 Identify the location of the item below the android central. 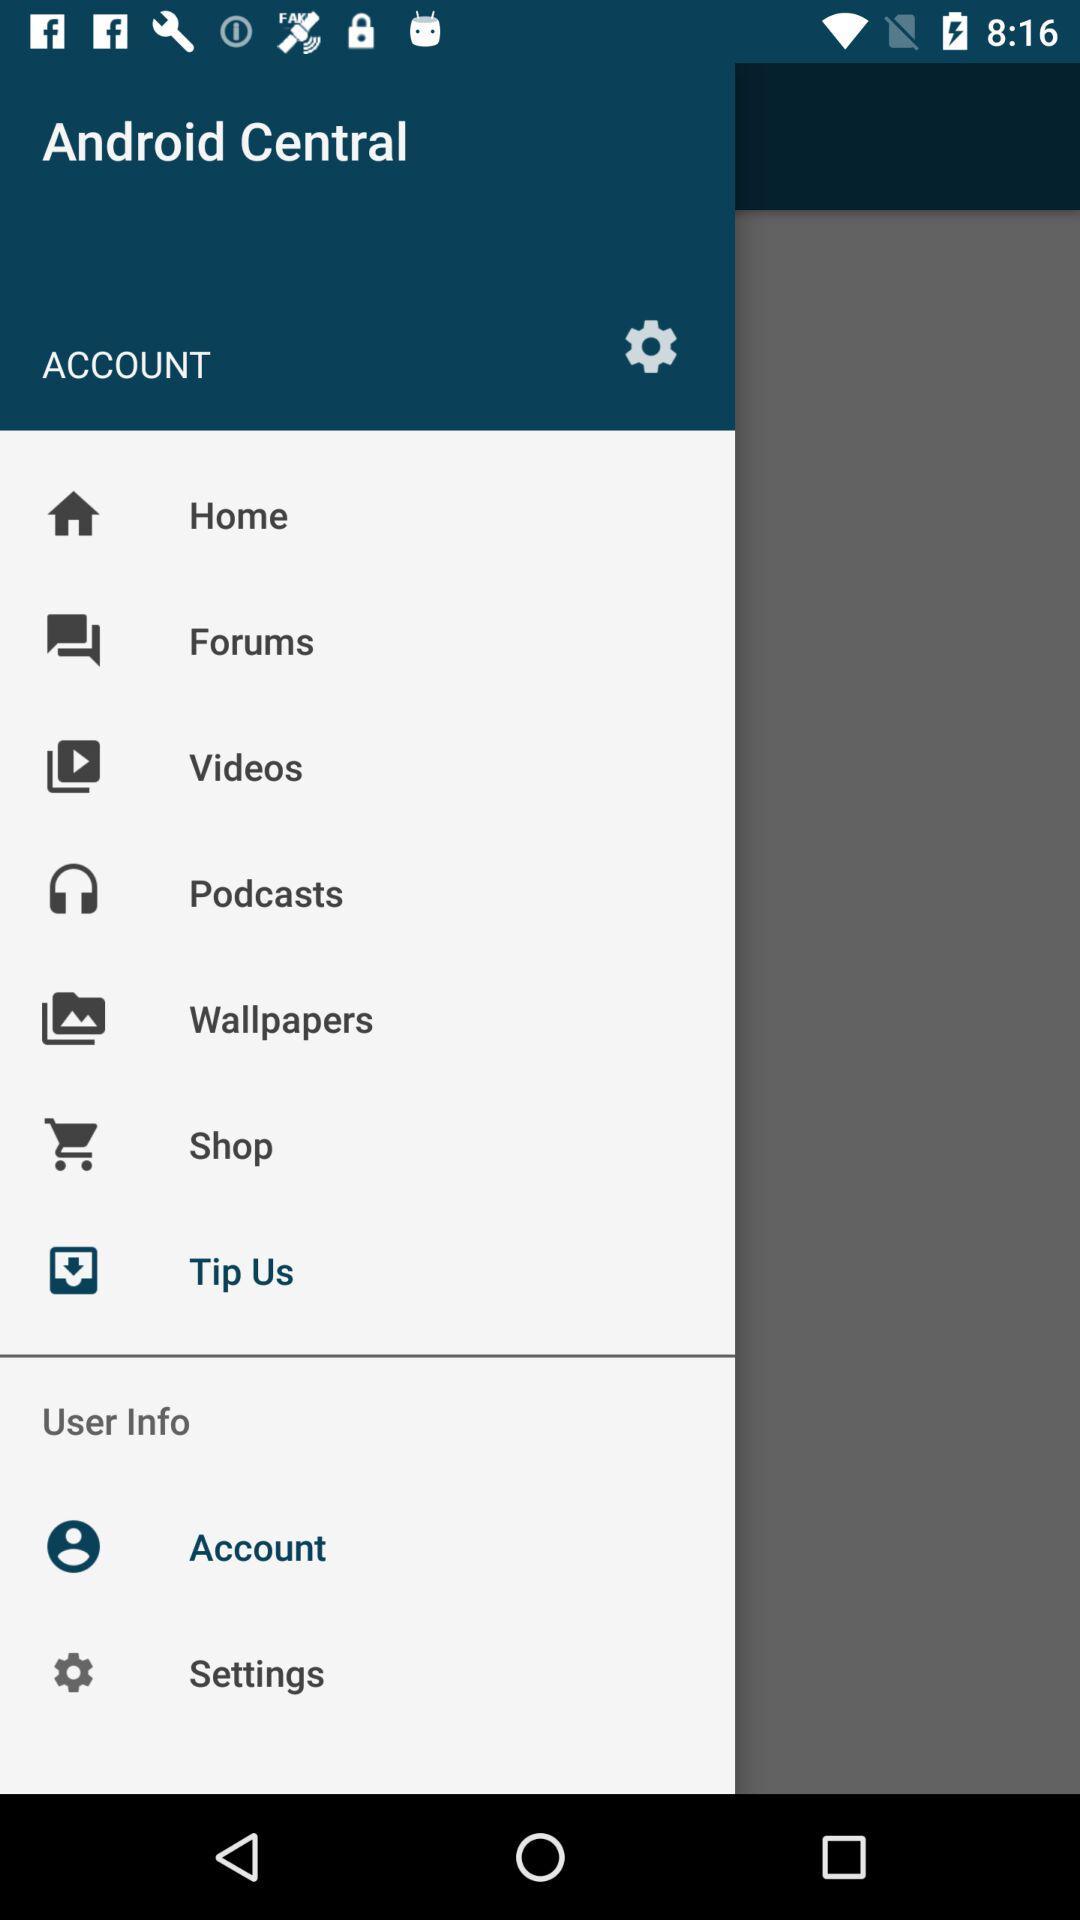
(651, 346).